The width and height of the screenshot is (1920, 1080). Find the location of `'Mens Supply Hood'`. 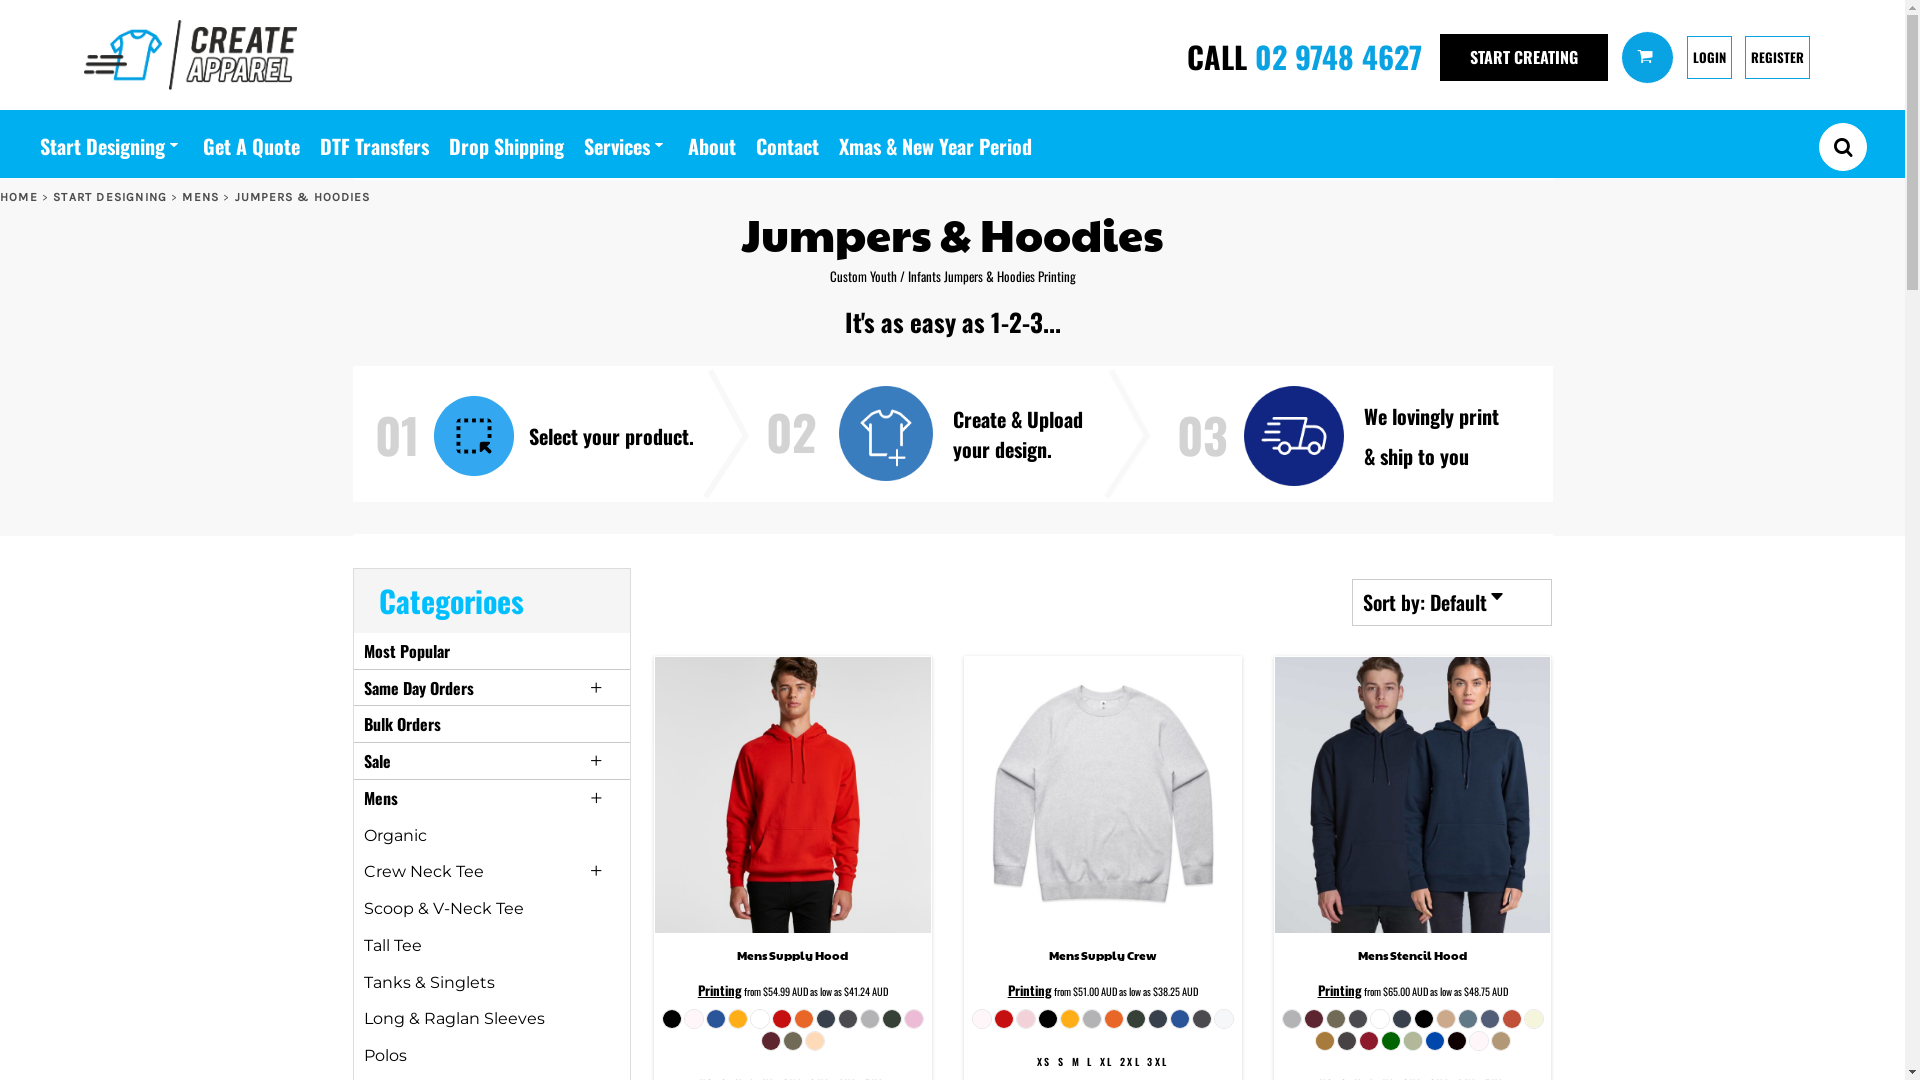

'Mens Supply Hood' is located at coordinates (736, 954).